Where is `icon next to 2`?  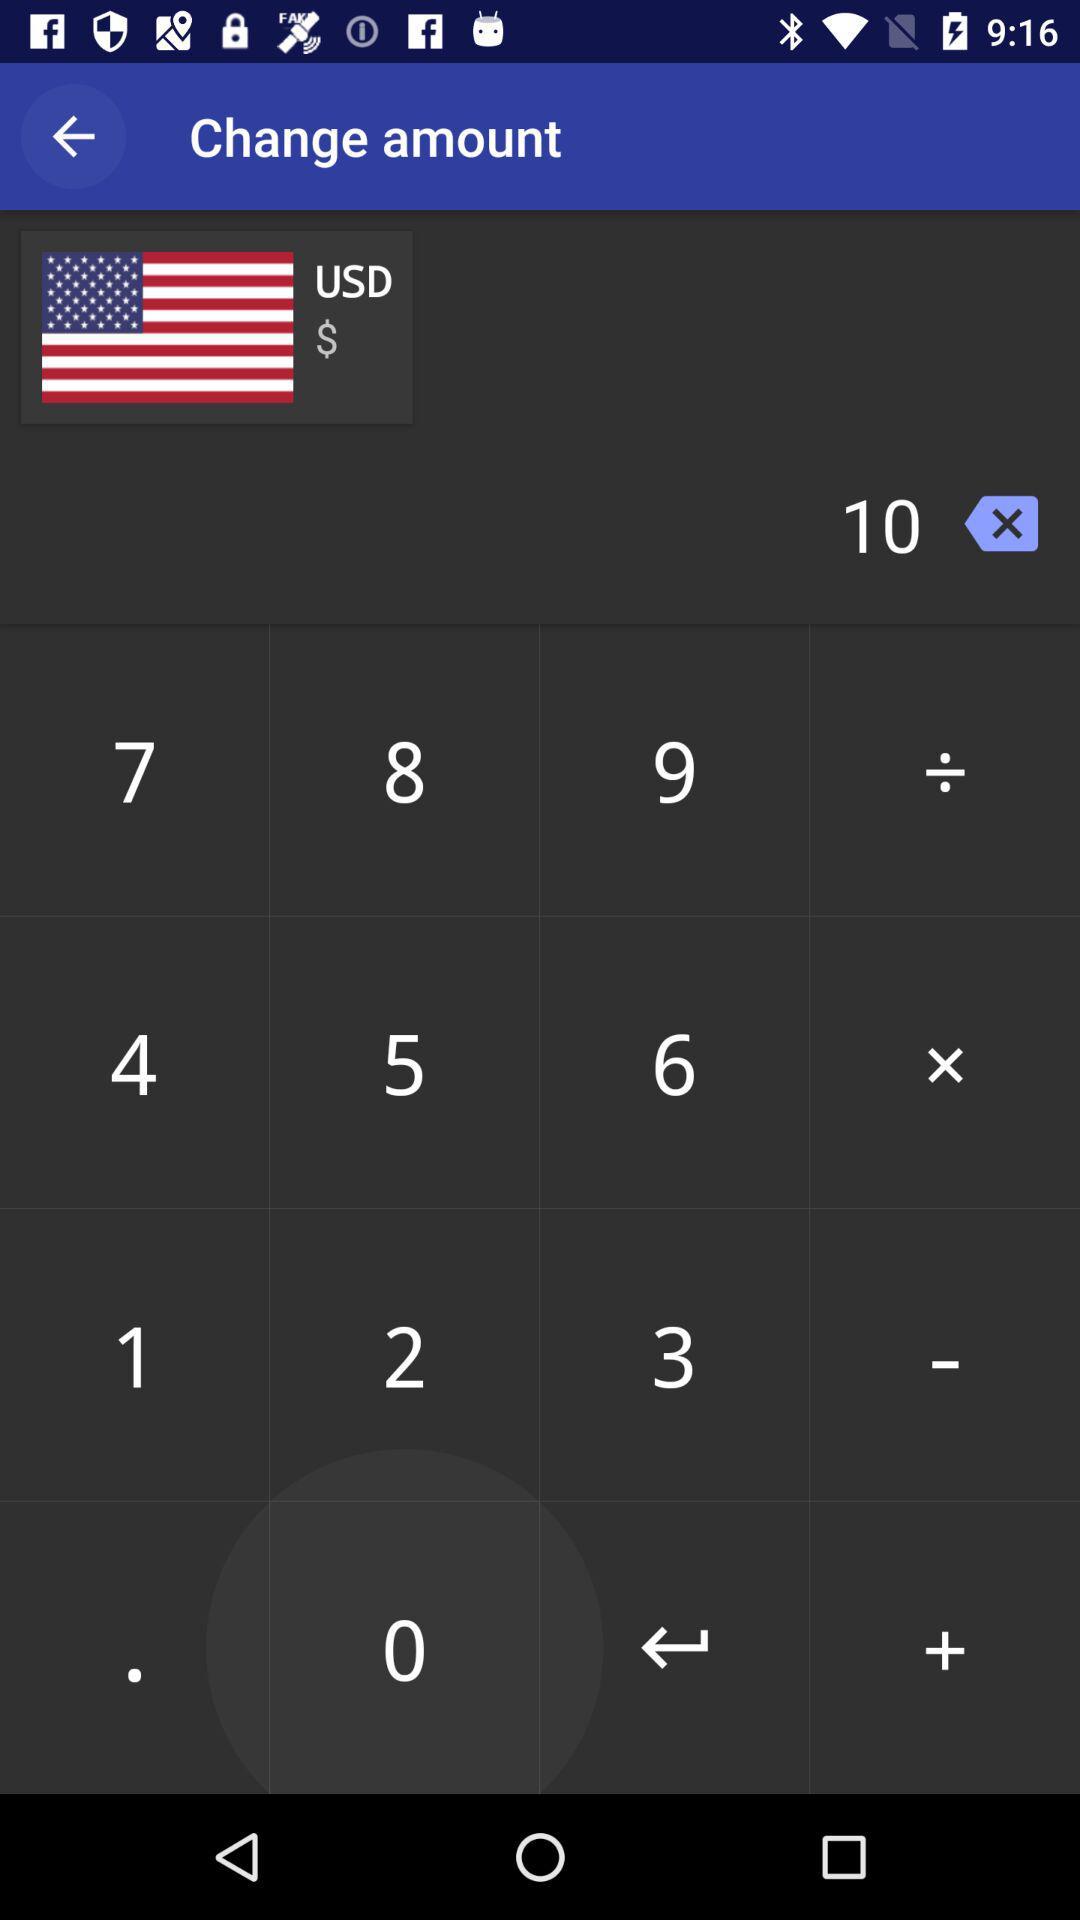 icon next to 2 is located at coordinates (674, 1647).